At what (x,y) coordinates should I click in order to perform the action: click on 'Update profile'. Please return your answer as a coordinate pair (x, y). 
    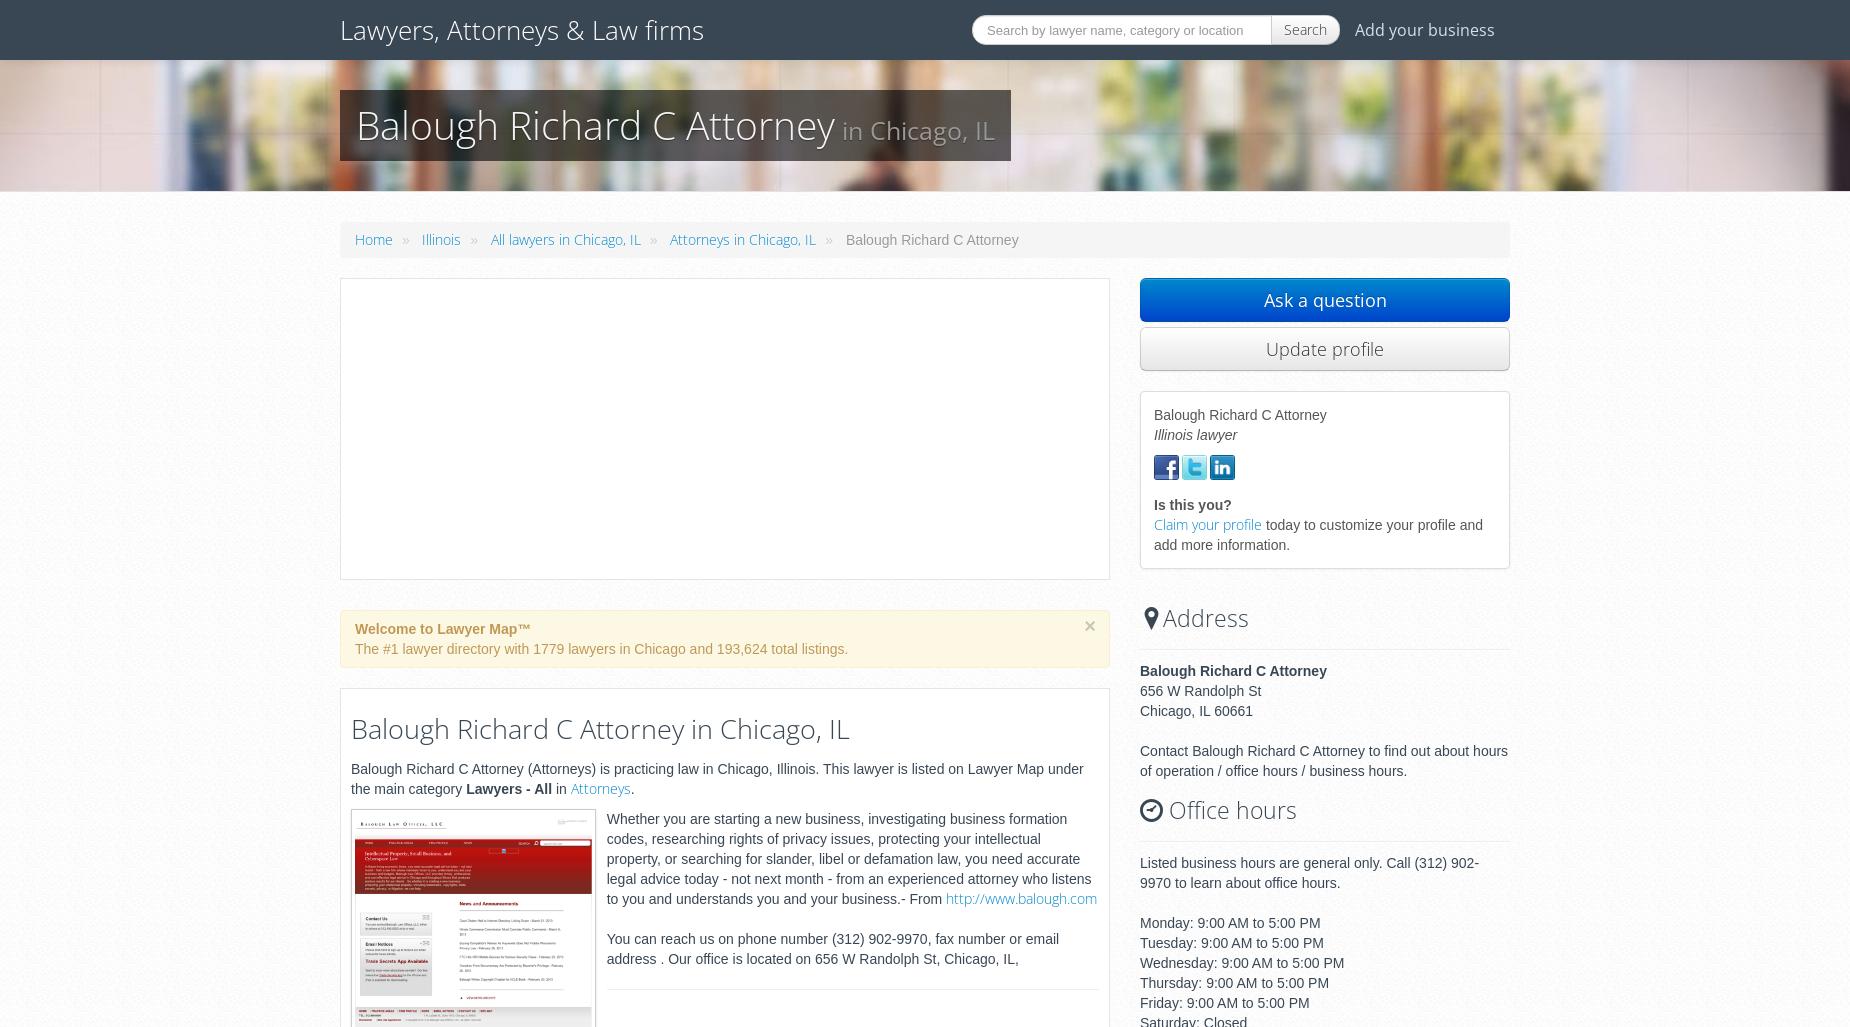
    Looking at the image, I should click on (1323, 348).